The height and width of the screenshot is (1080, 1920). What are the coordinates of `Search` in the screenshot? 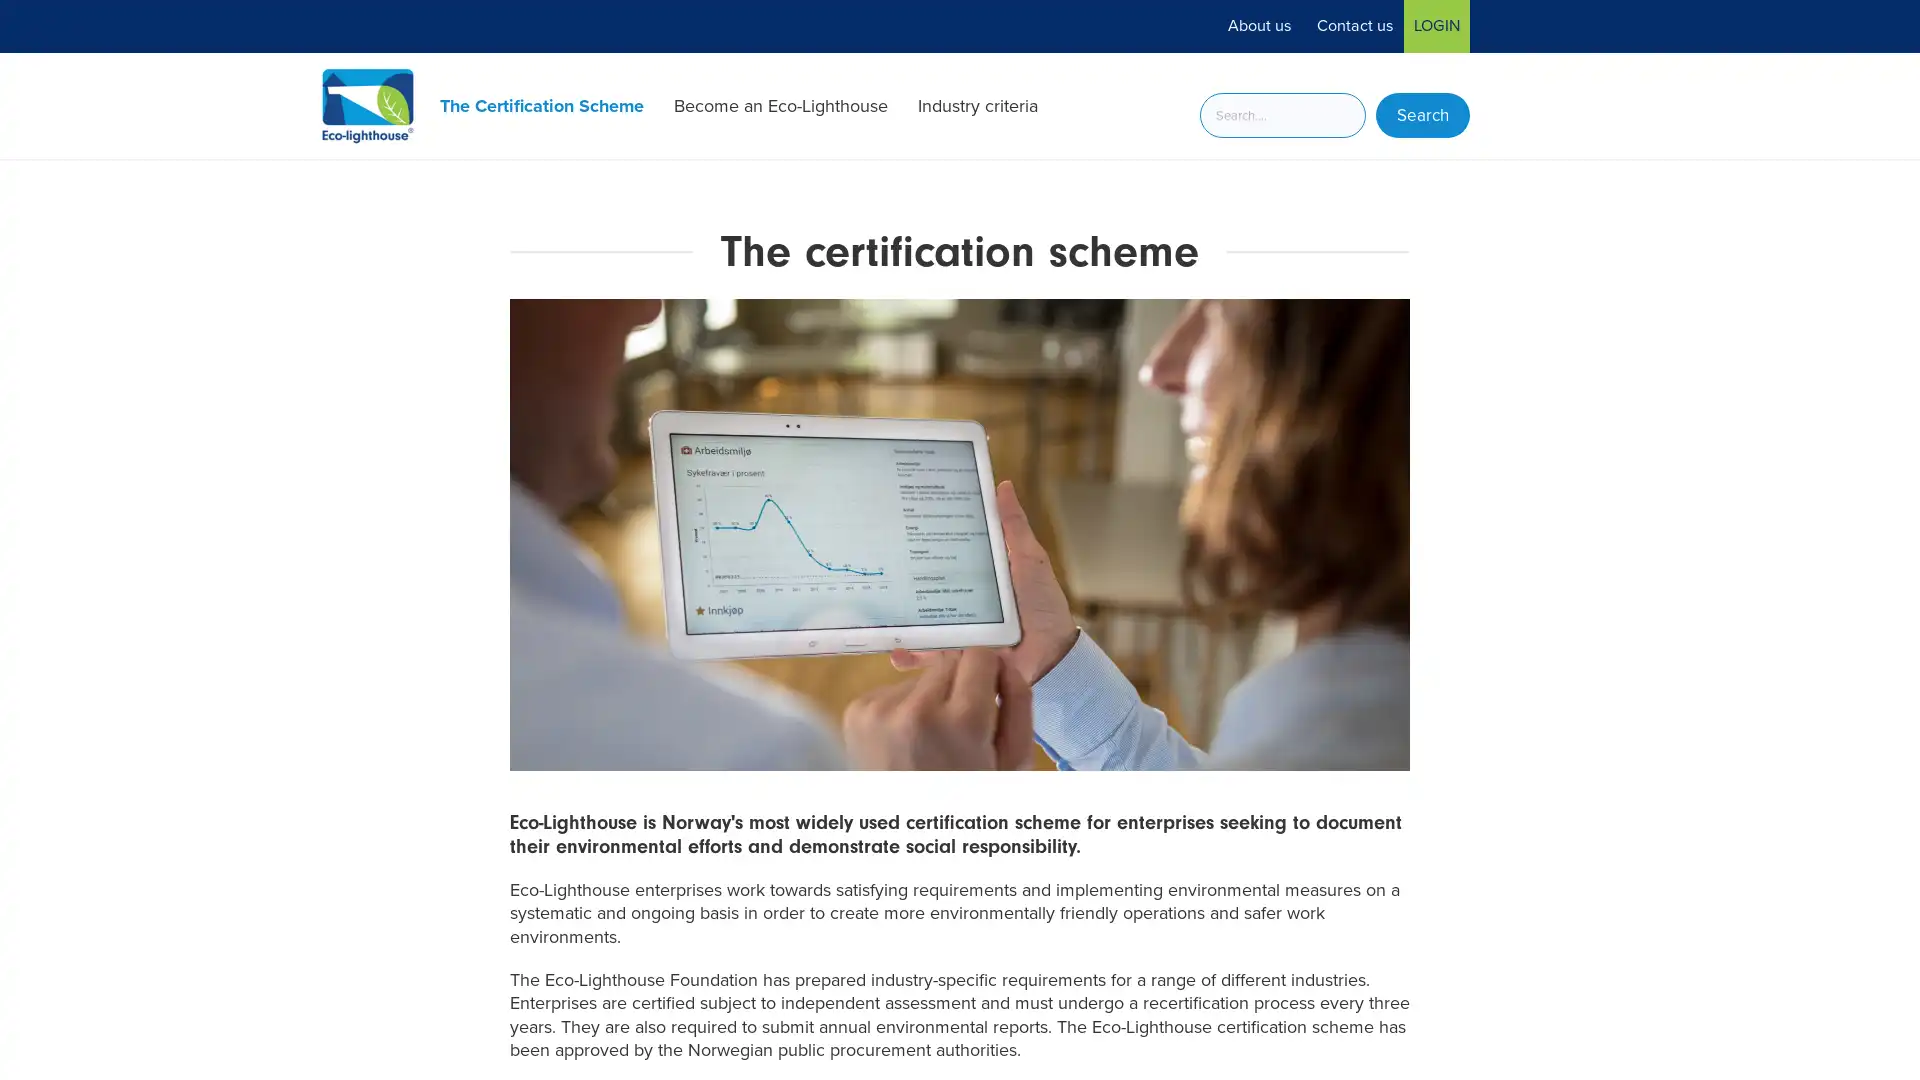 It's located at (1421, 115).